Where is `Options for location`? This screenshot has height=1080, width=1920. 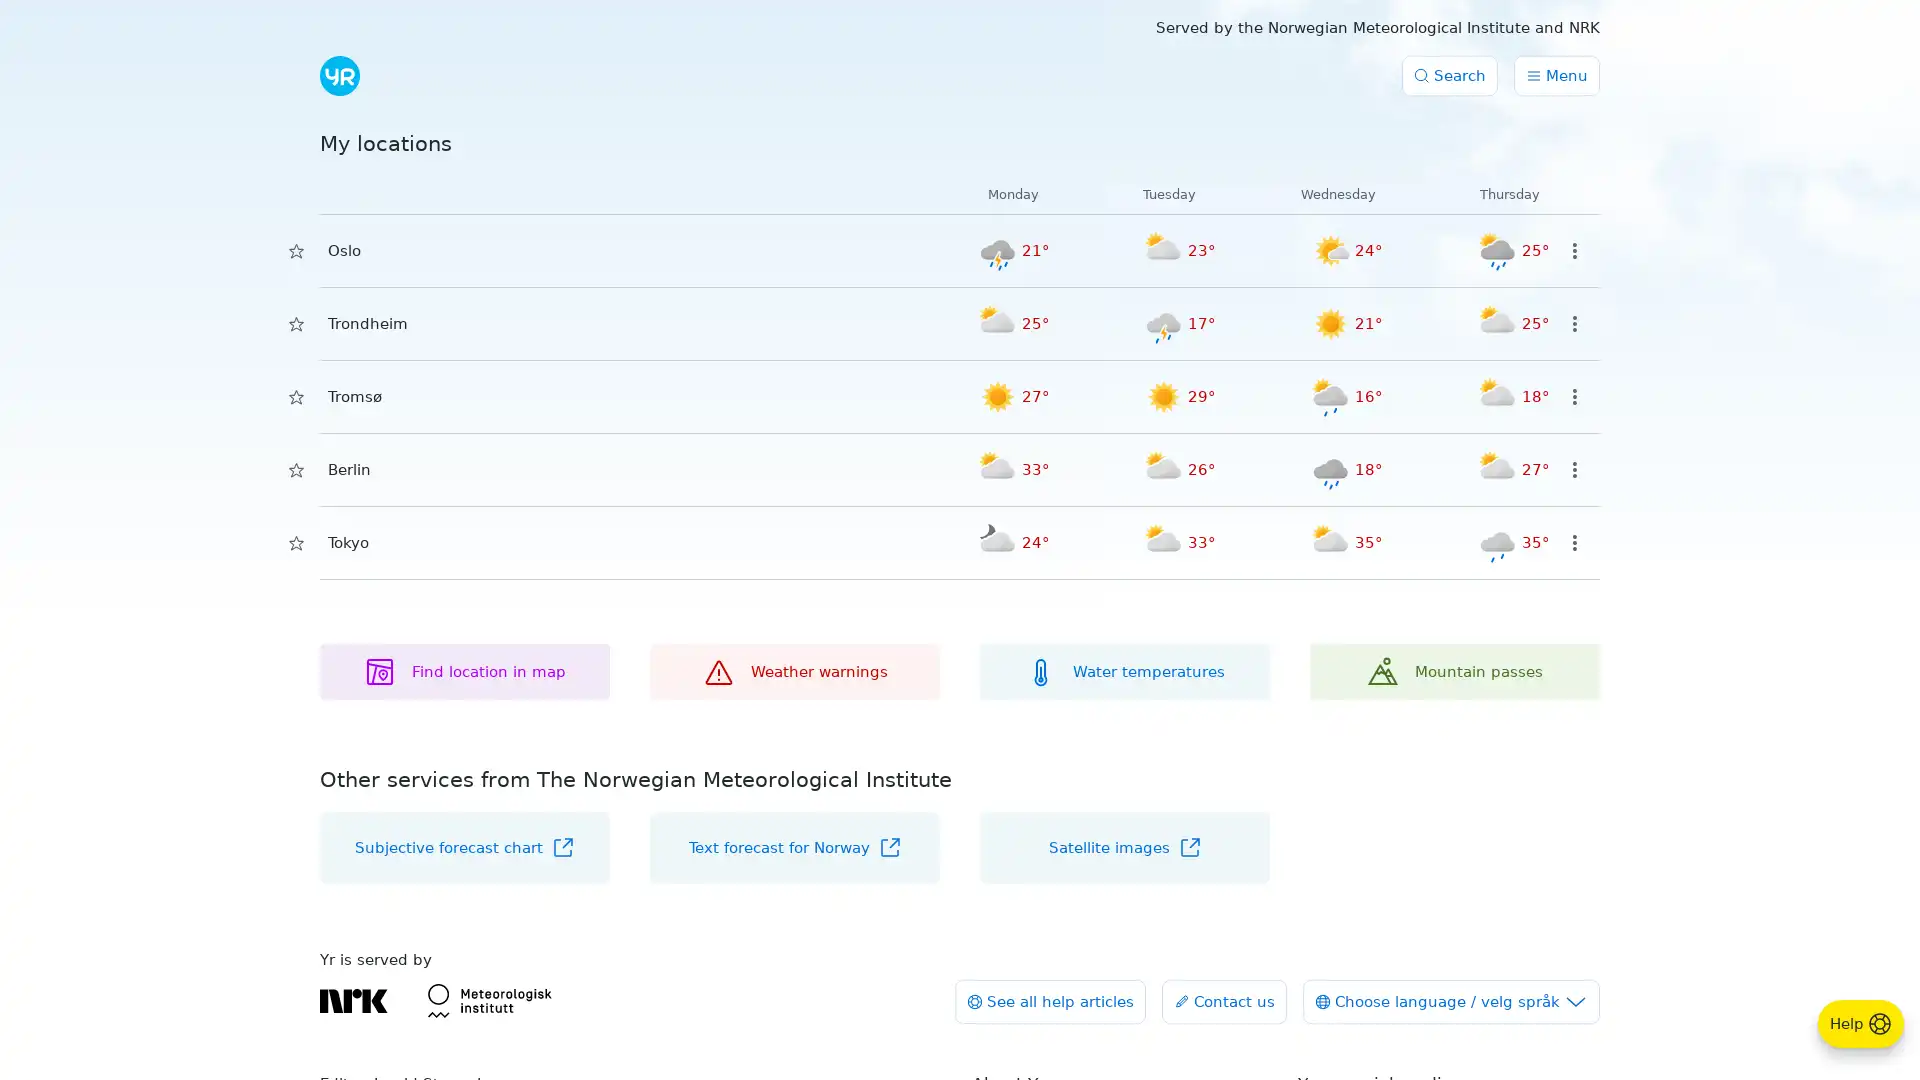 Options for location is located at coordinates (1573, 249).